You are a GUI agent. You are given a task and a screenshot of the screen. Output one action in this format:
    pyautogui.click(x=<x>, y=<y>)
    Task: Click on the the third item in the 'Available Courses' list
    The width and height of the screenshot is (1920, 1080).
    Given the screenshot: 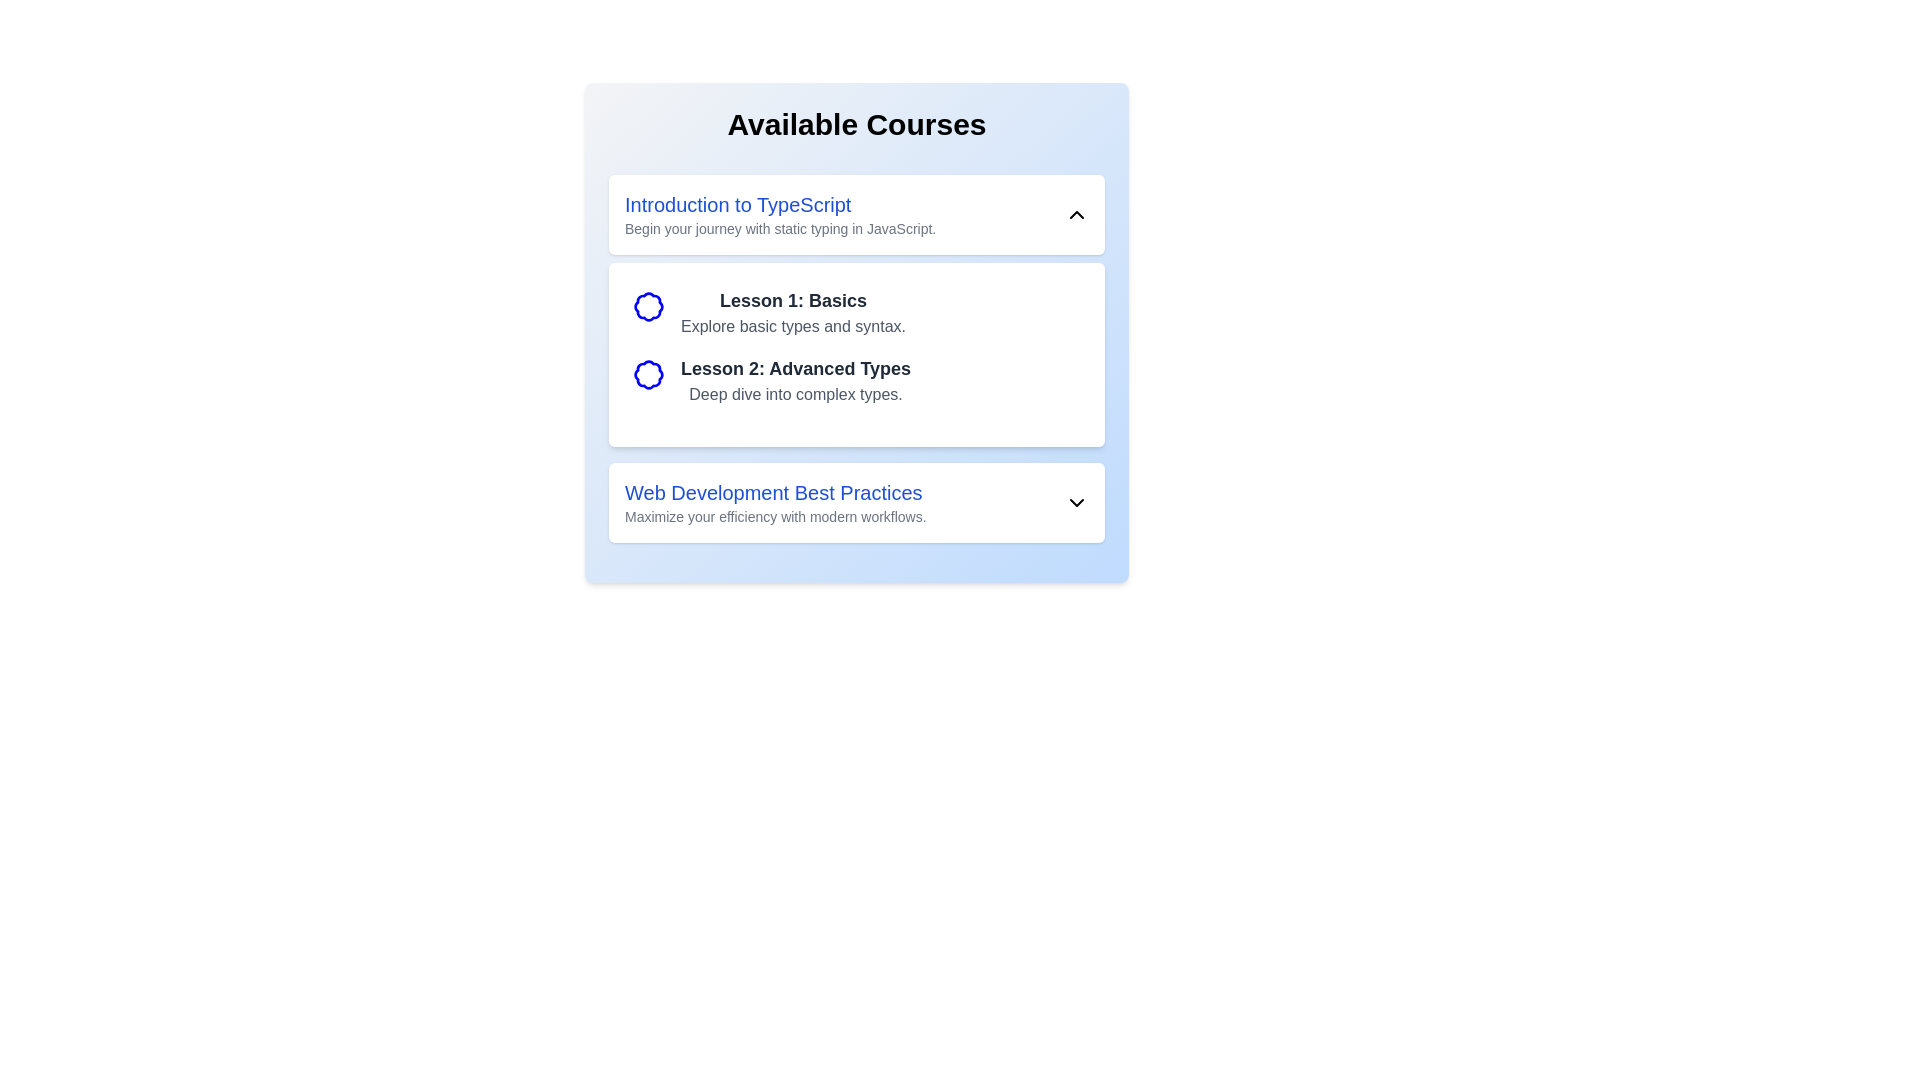 What is the action you would take?
    pyautogui.click(x=857, y=501)
    